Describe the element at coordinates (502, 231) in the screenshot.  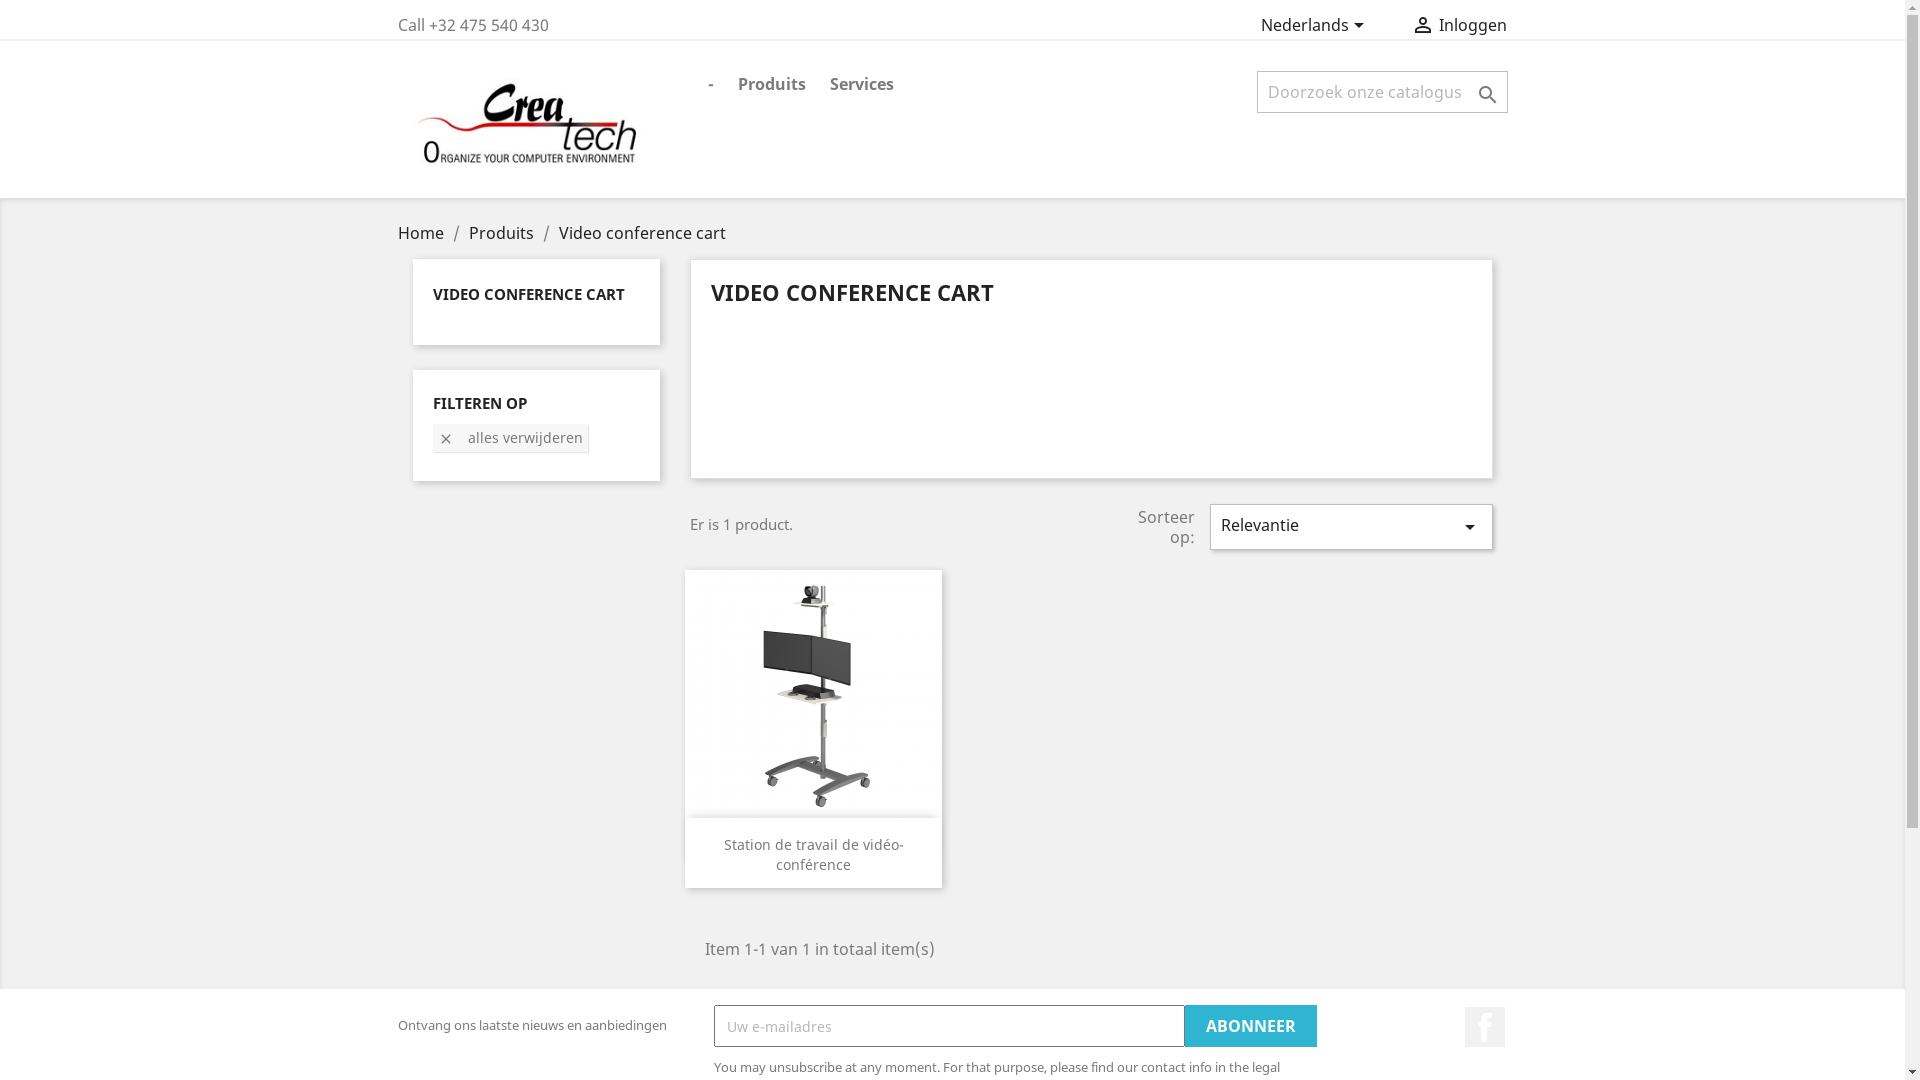
I see `'Produits'` at that location.